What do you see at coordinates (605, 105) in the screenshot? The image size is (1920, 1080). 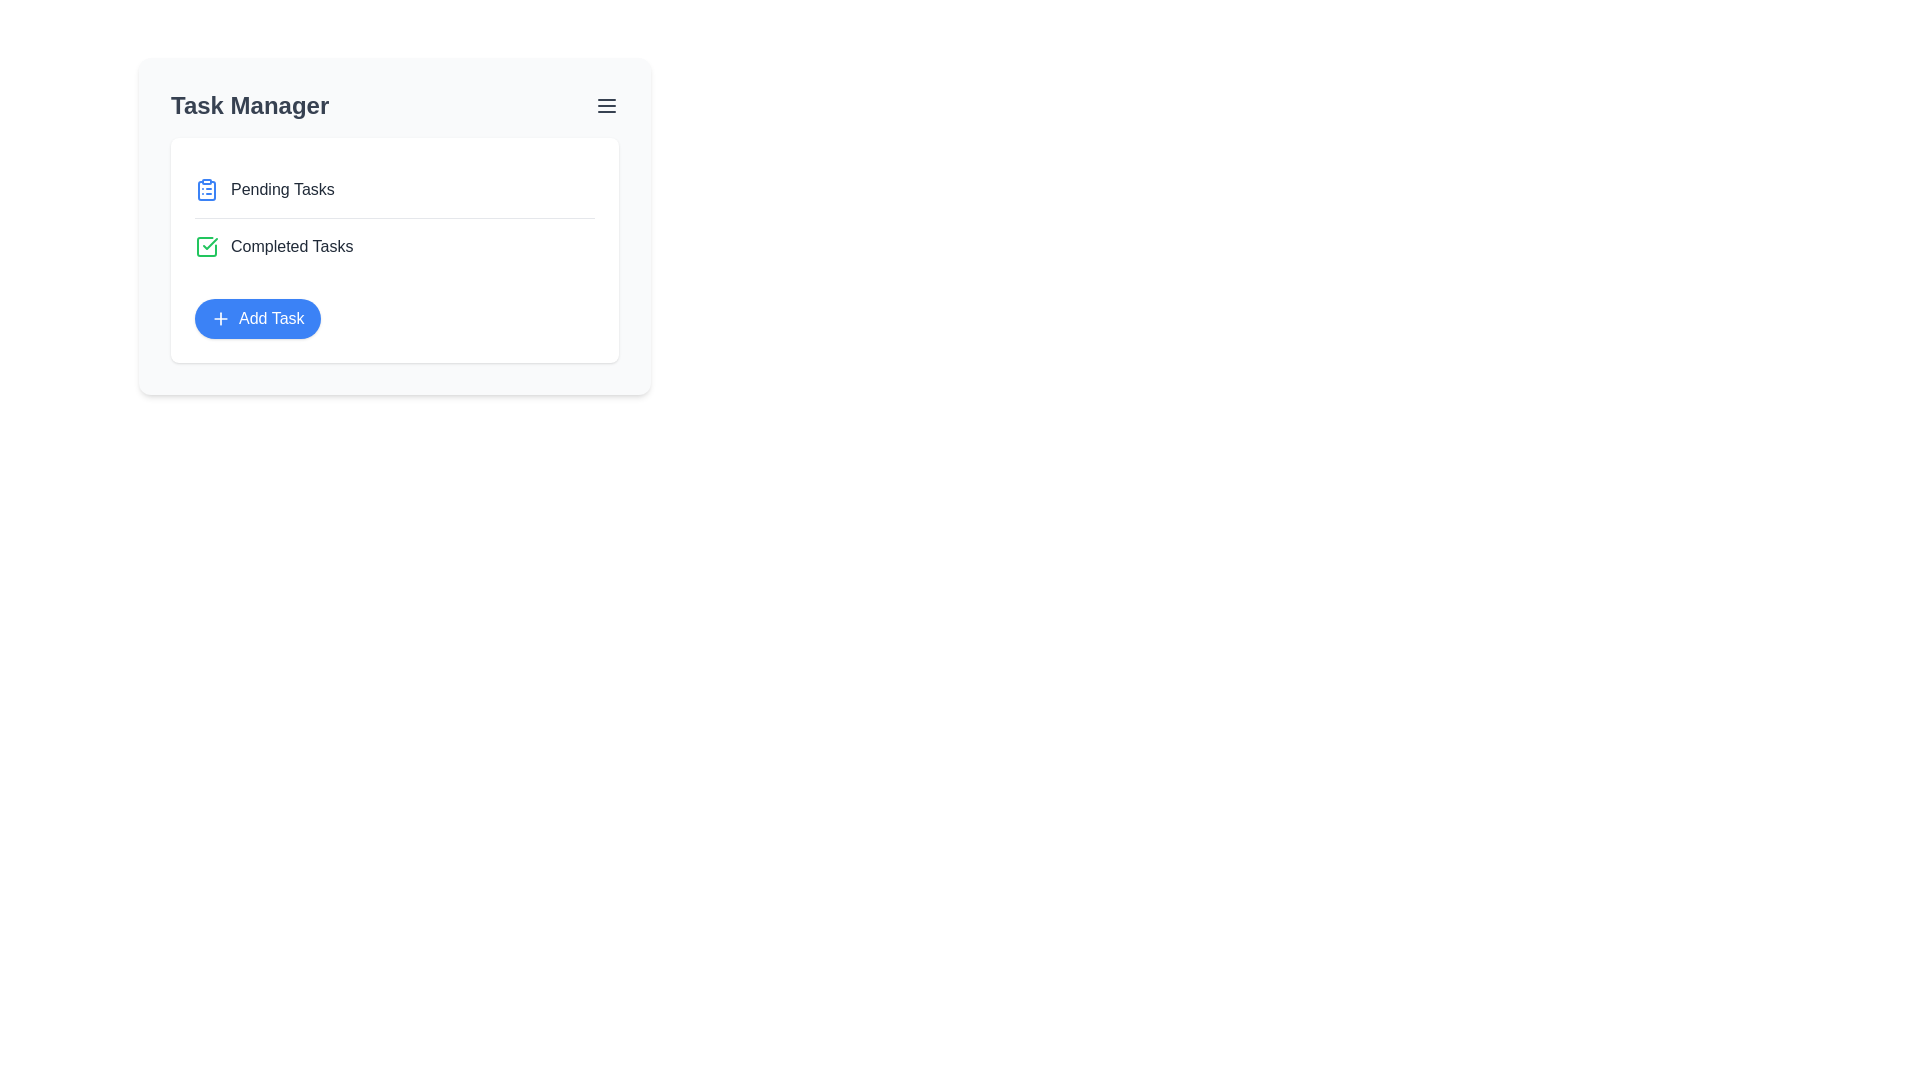 I see `the menu button to toggle the menu visibility` at bounding box center [605, 105].